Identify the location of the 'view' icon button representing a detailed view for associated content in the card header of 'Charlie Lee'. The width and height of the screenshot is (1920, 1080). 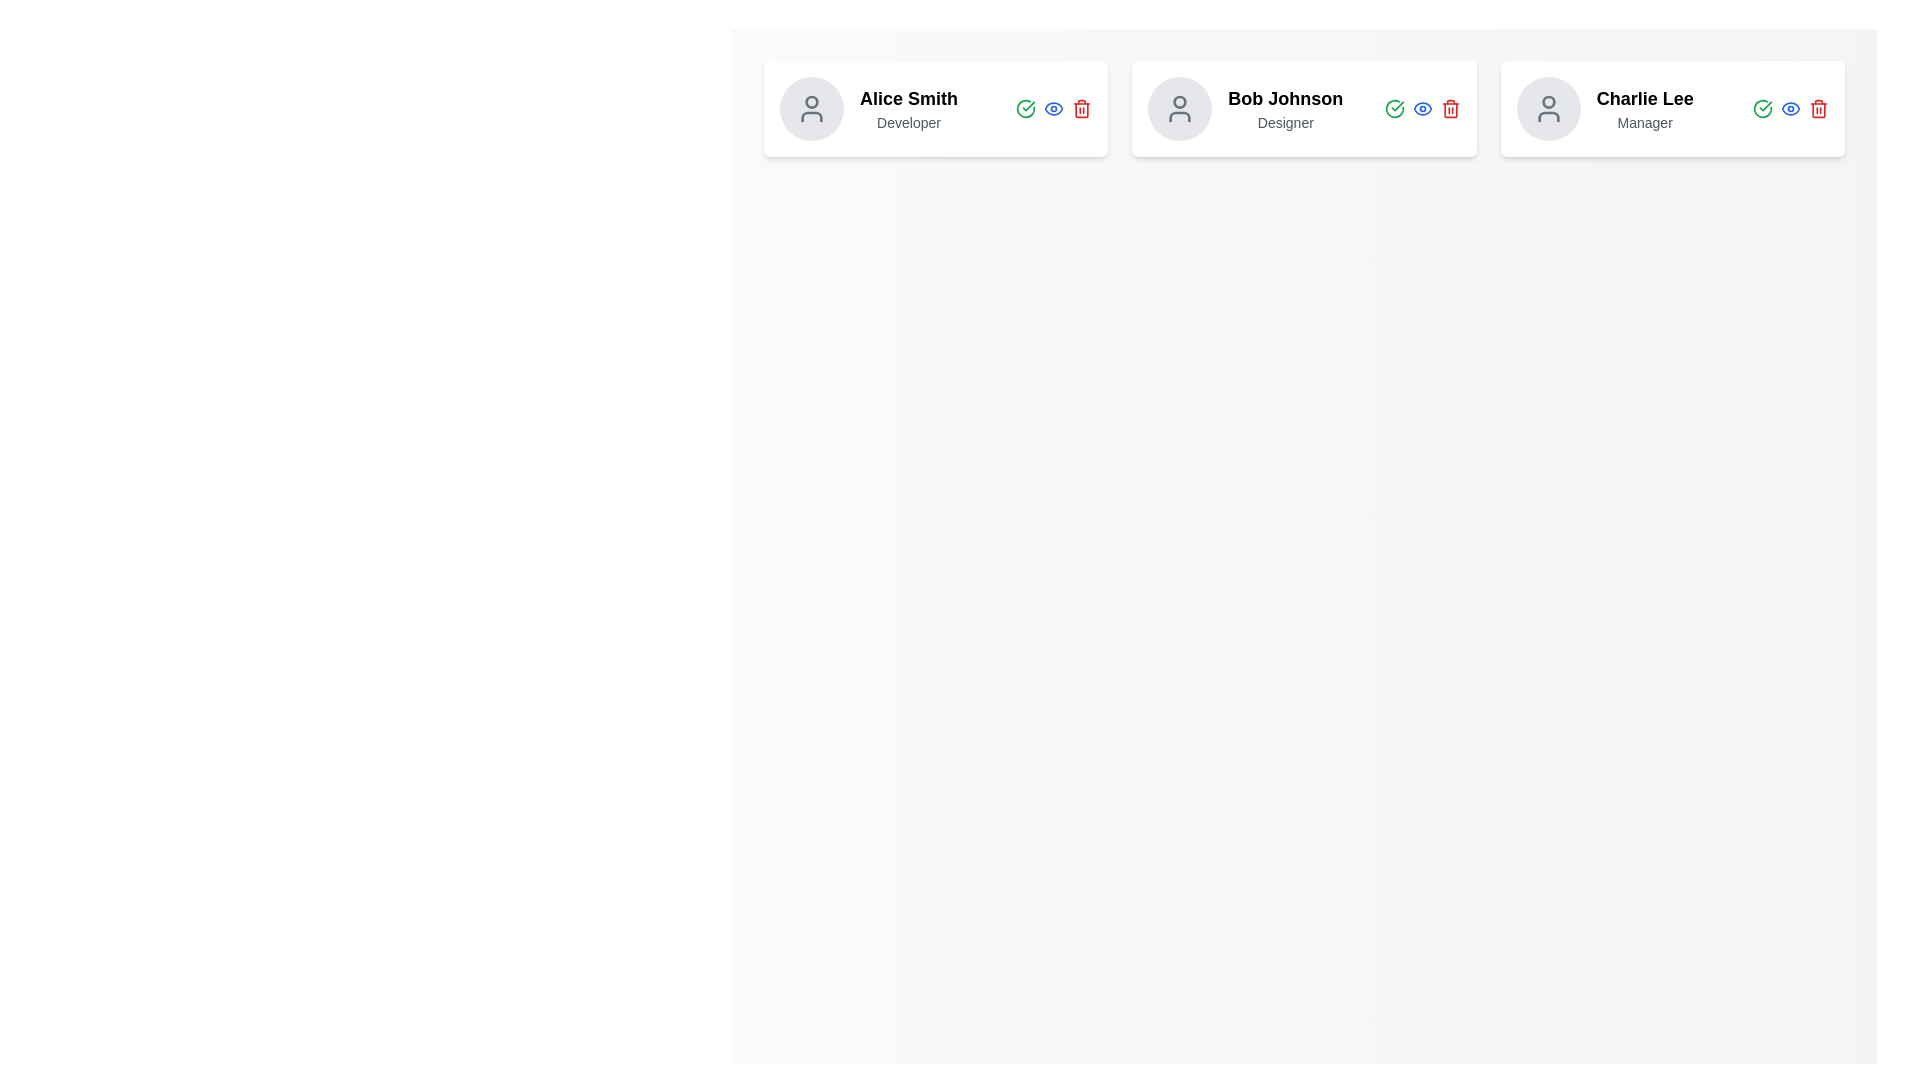
(1790, 108).